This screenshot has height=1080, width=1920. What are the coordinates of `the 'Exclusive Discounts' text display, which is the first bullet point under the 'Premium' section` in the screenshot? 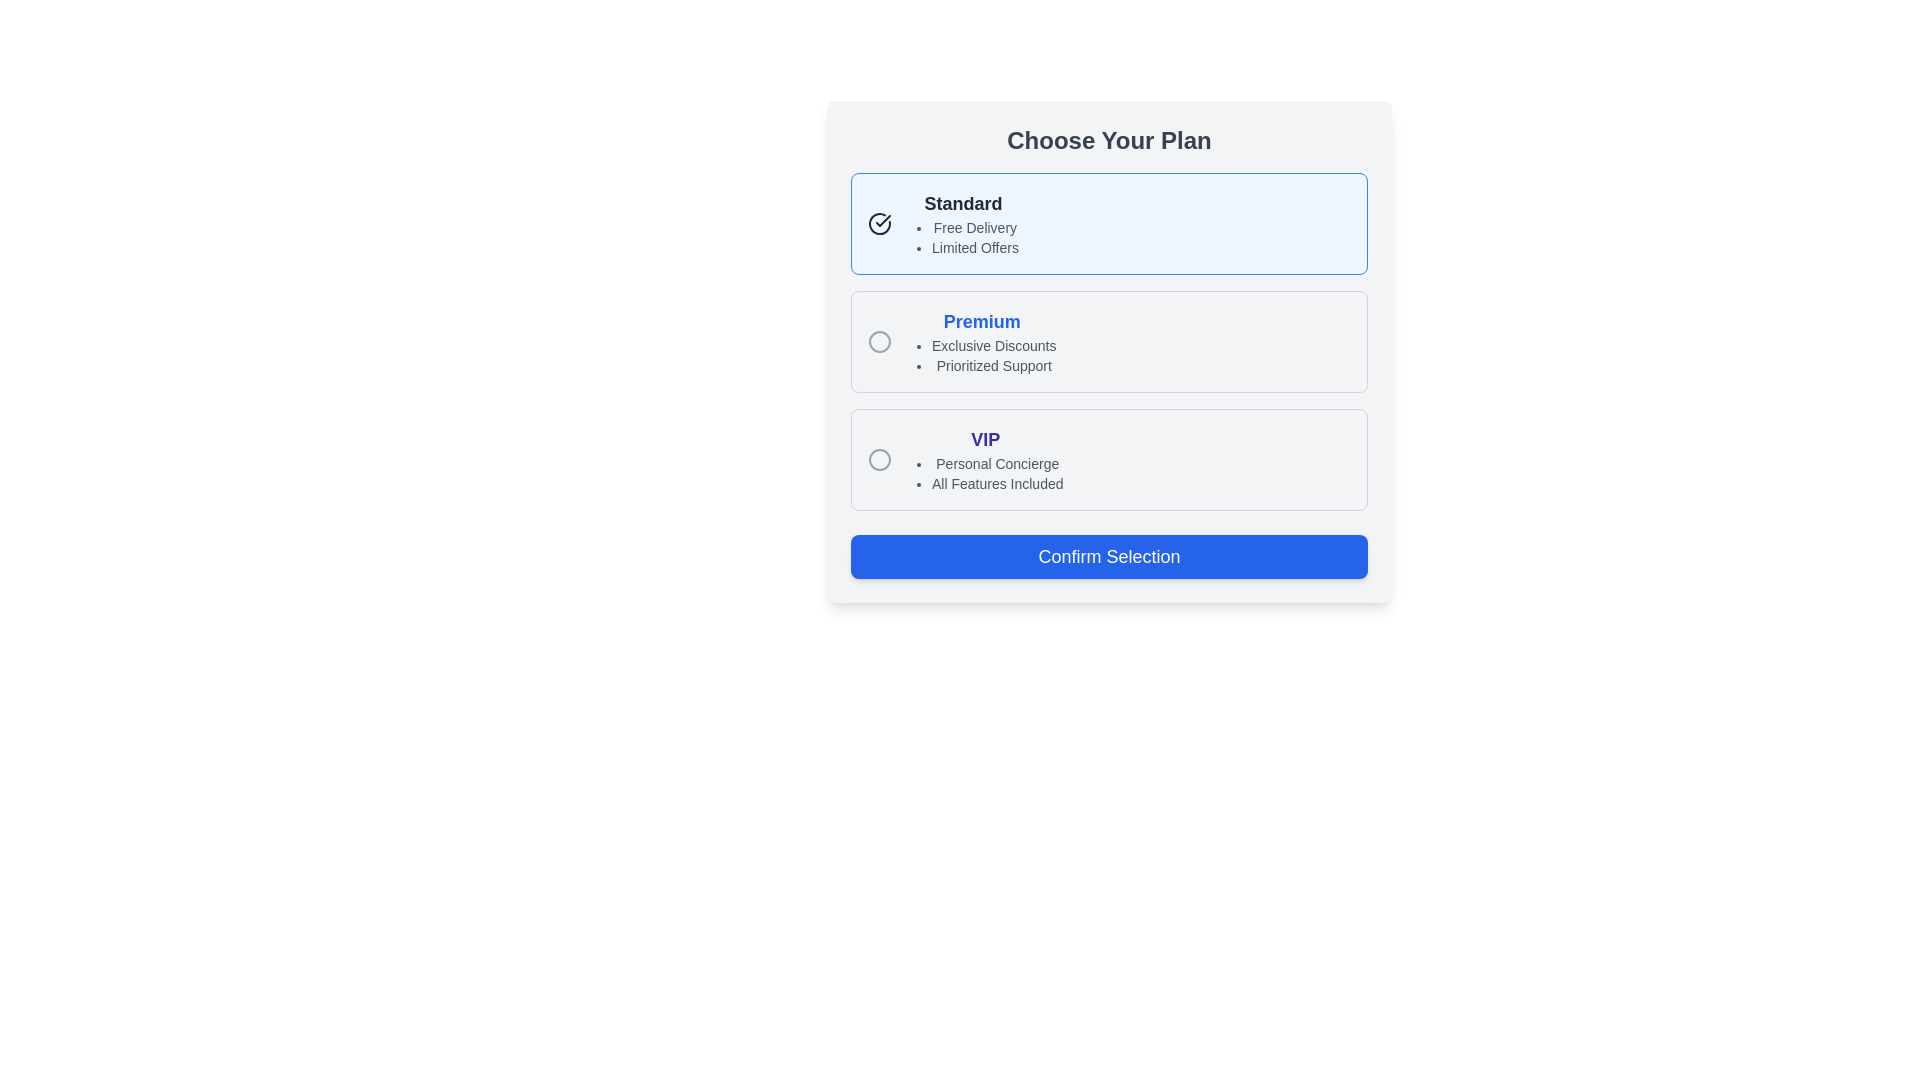 It's located at (994, 345).